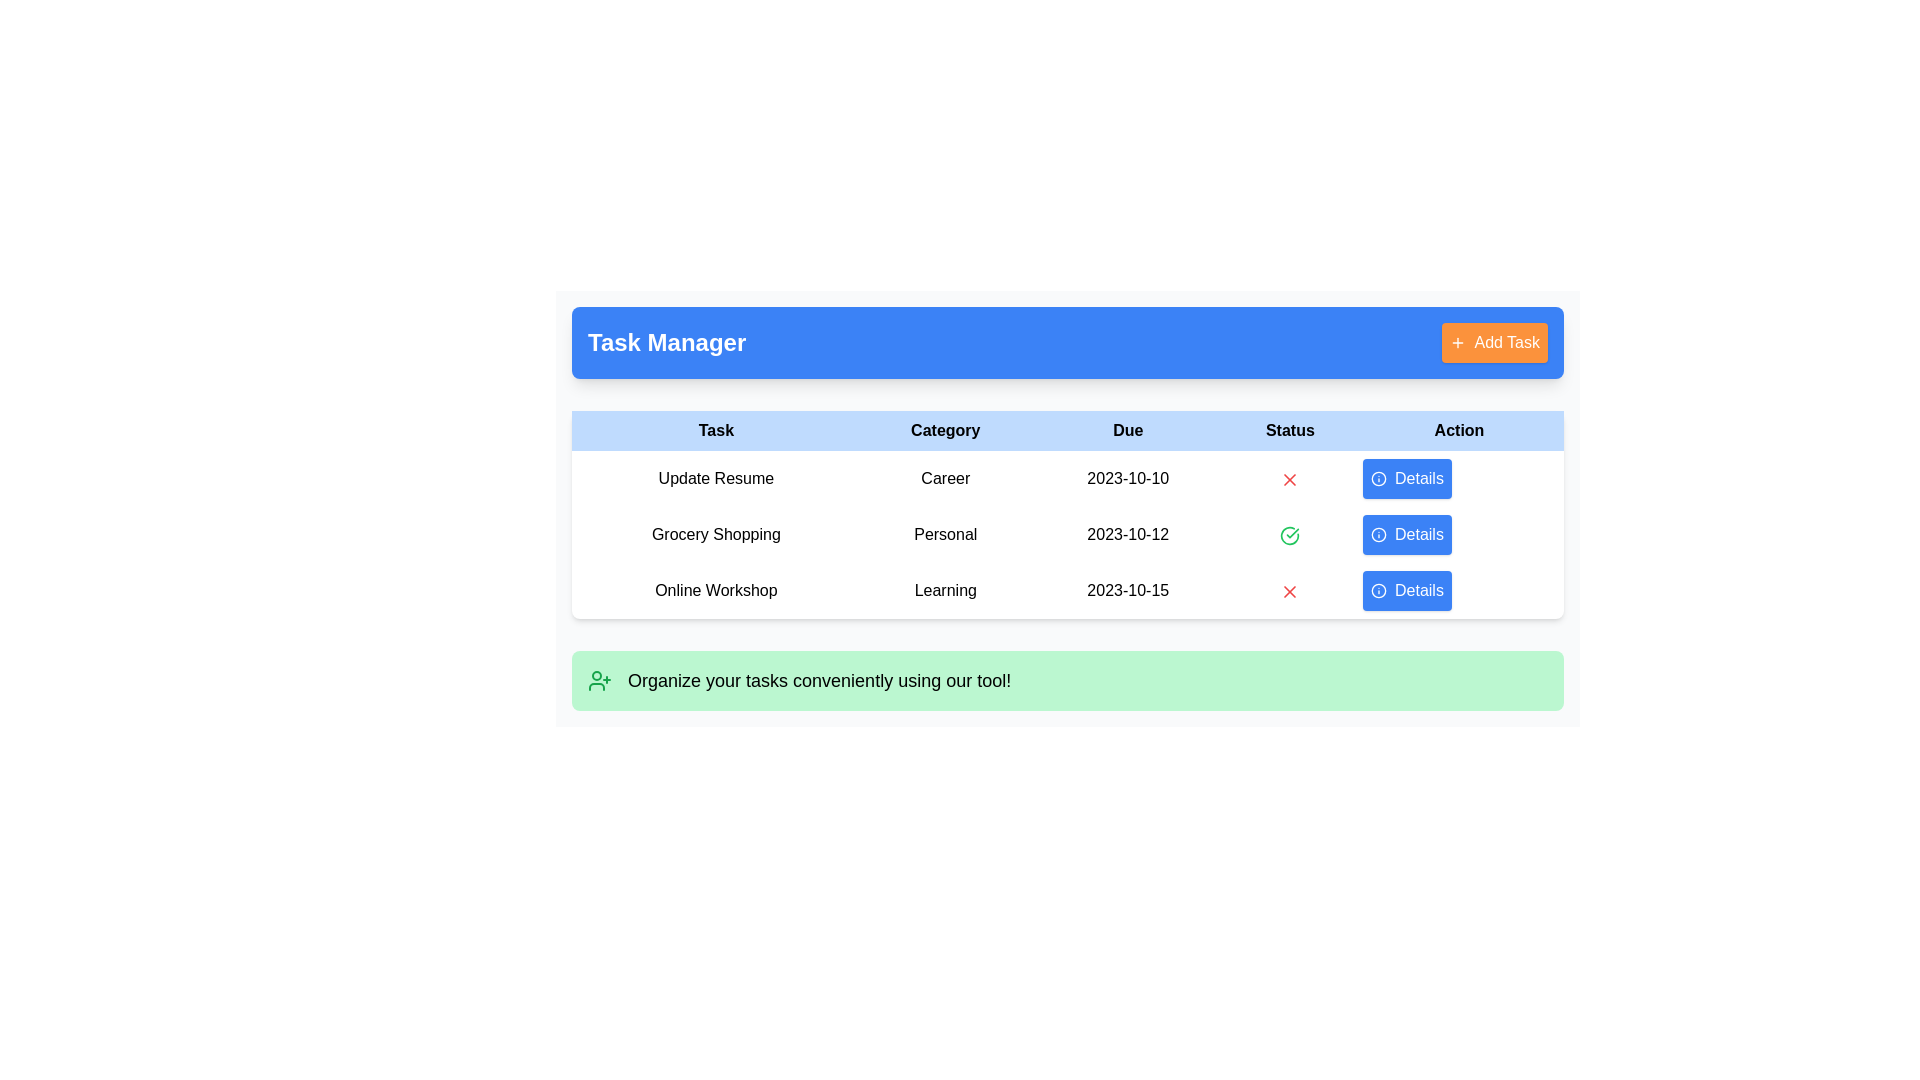  What do you see at coordinates (716, 534) in the screenshot?
I see `the text label displaying 'Grocery Shopping' in black font, located in the second row of the task list under the 'Task' column` at bounding box center [716, 534].